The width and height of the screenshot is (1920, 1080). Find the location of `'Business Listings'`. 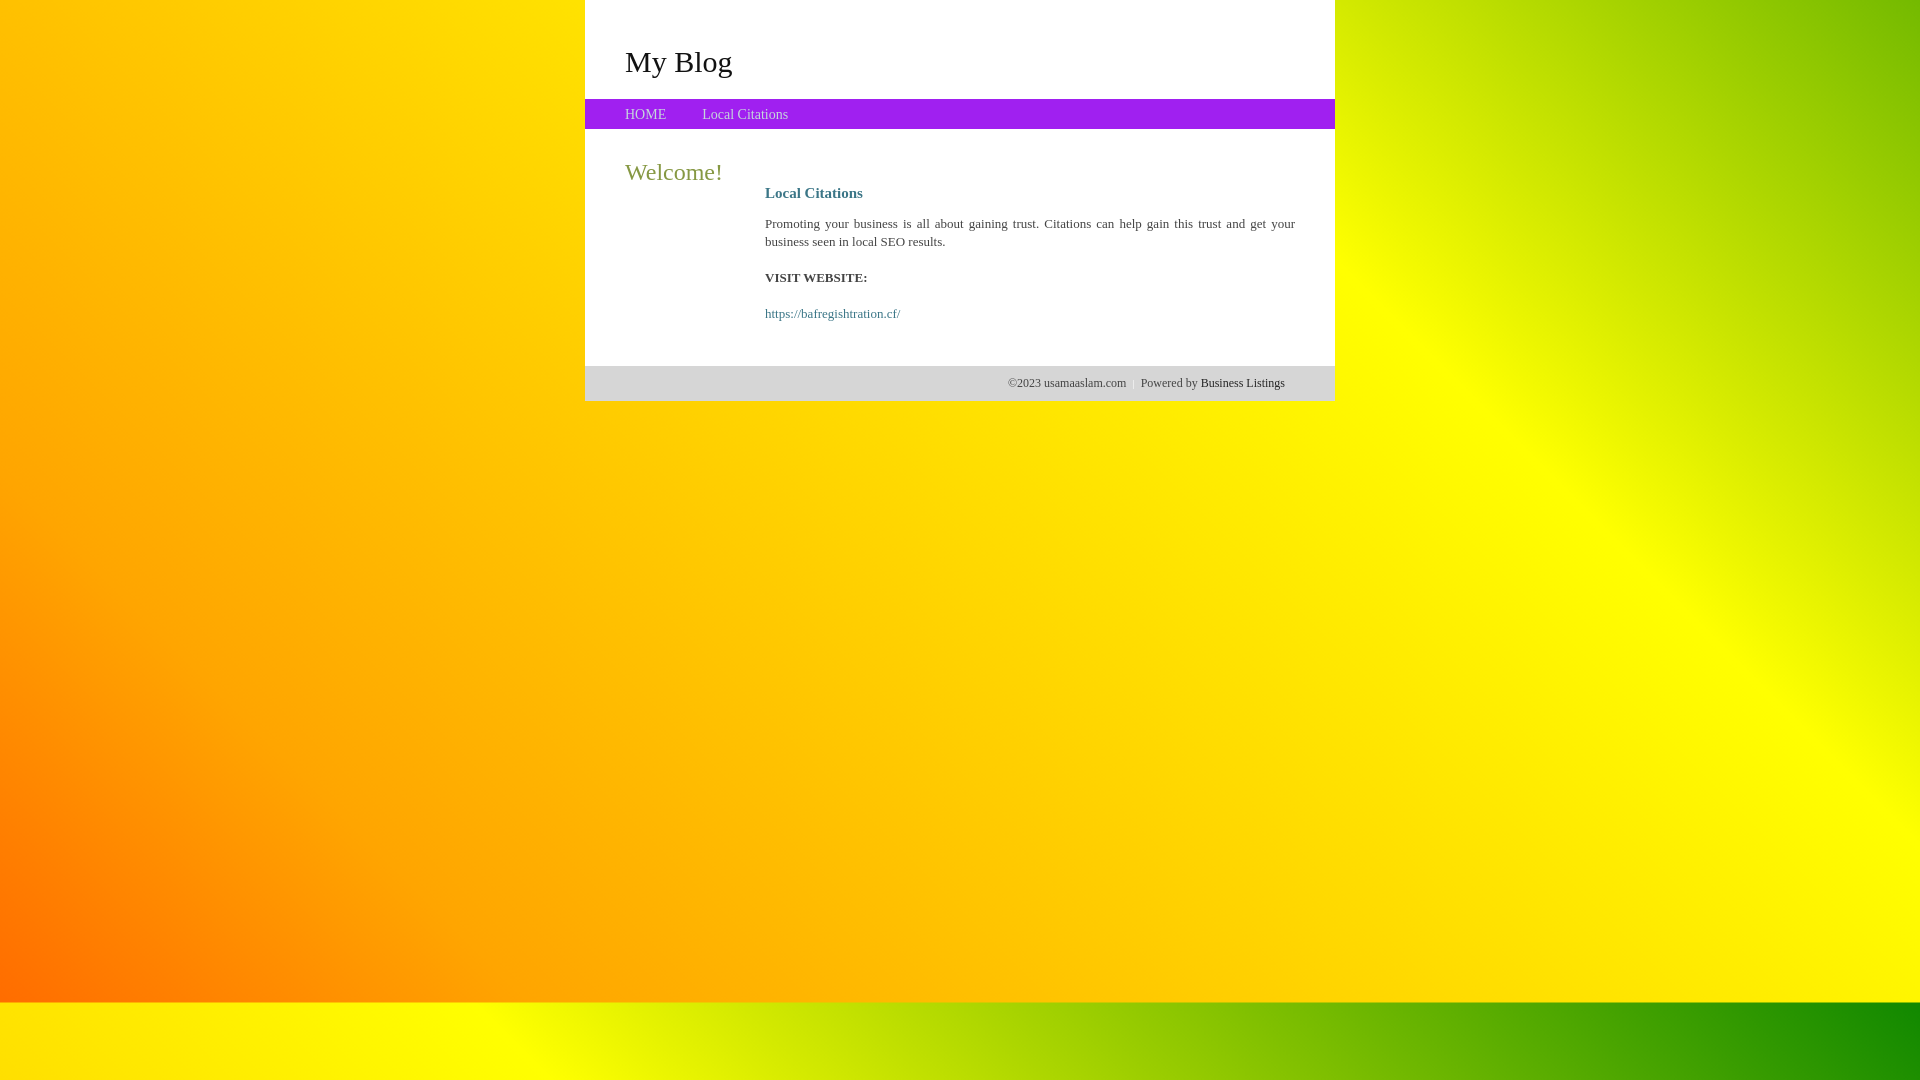

'Business Listings' is located at coordinates (1242, 382).